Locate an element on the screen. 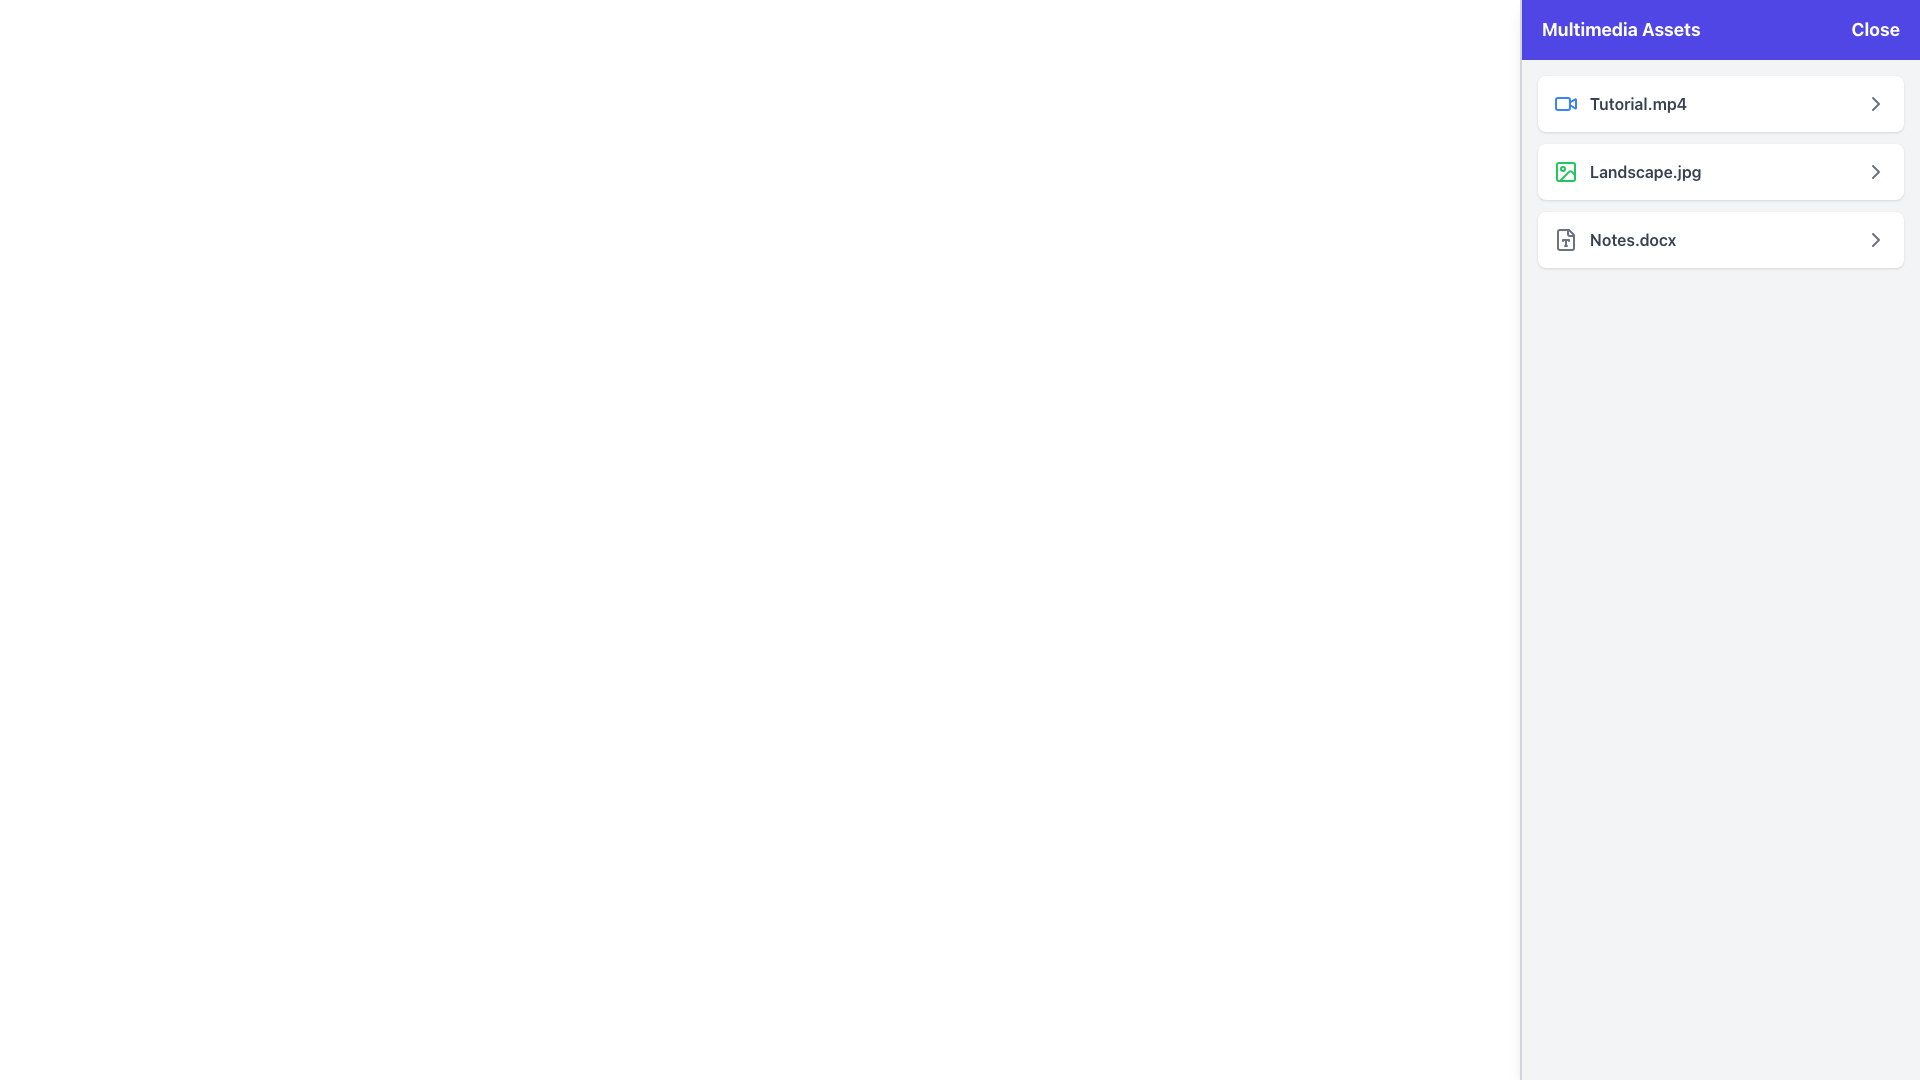 The width and height of the screenshot is (1920, 1080). the document icon representing 'Notes.docx', which features a folded corner and a gray fill color, located in the multimedia assets section of the file list is located at coordinates (1564, 238).